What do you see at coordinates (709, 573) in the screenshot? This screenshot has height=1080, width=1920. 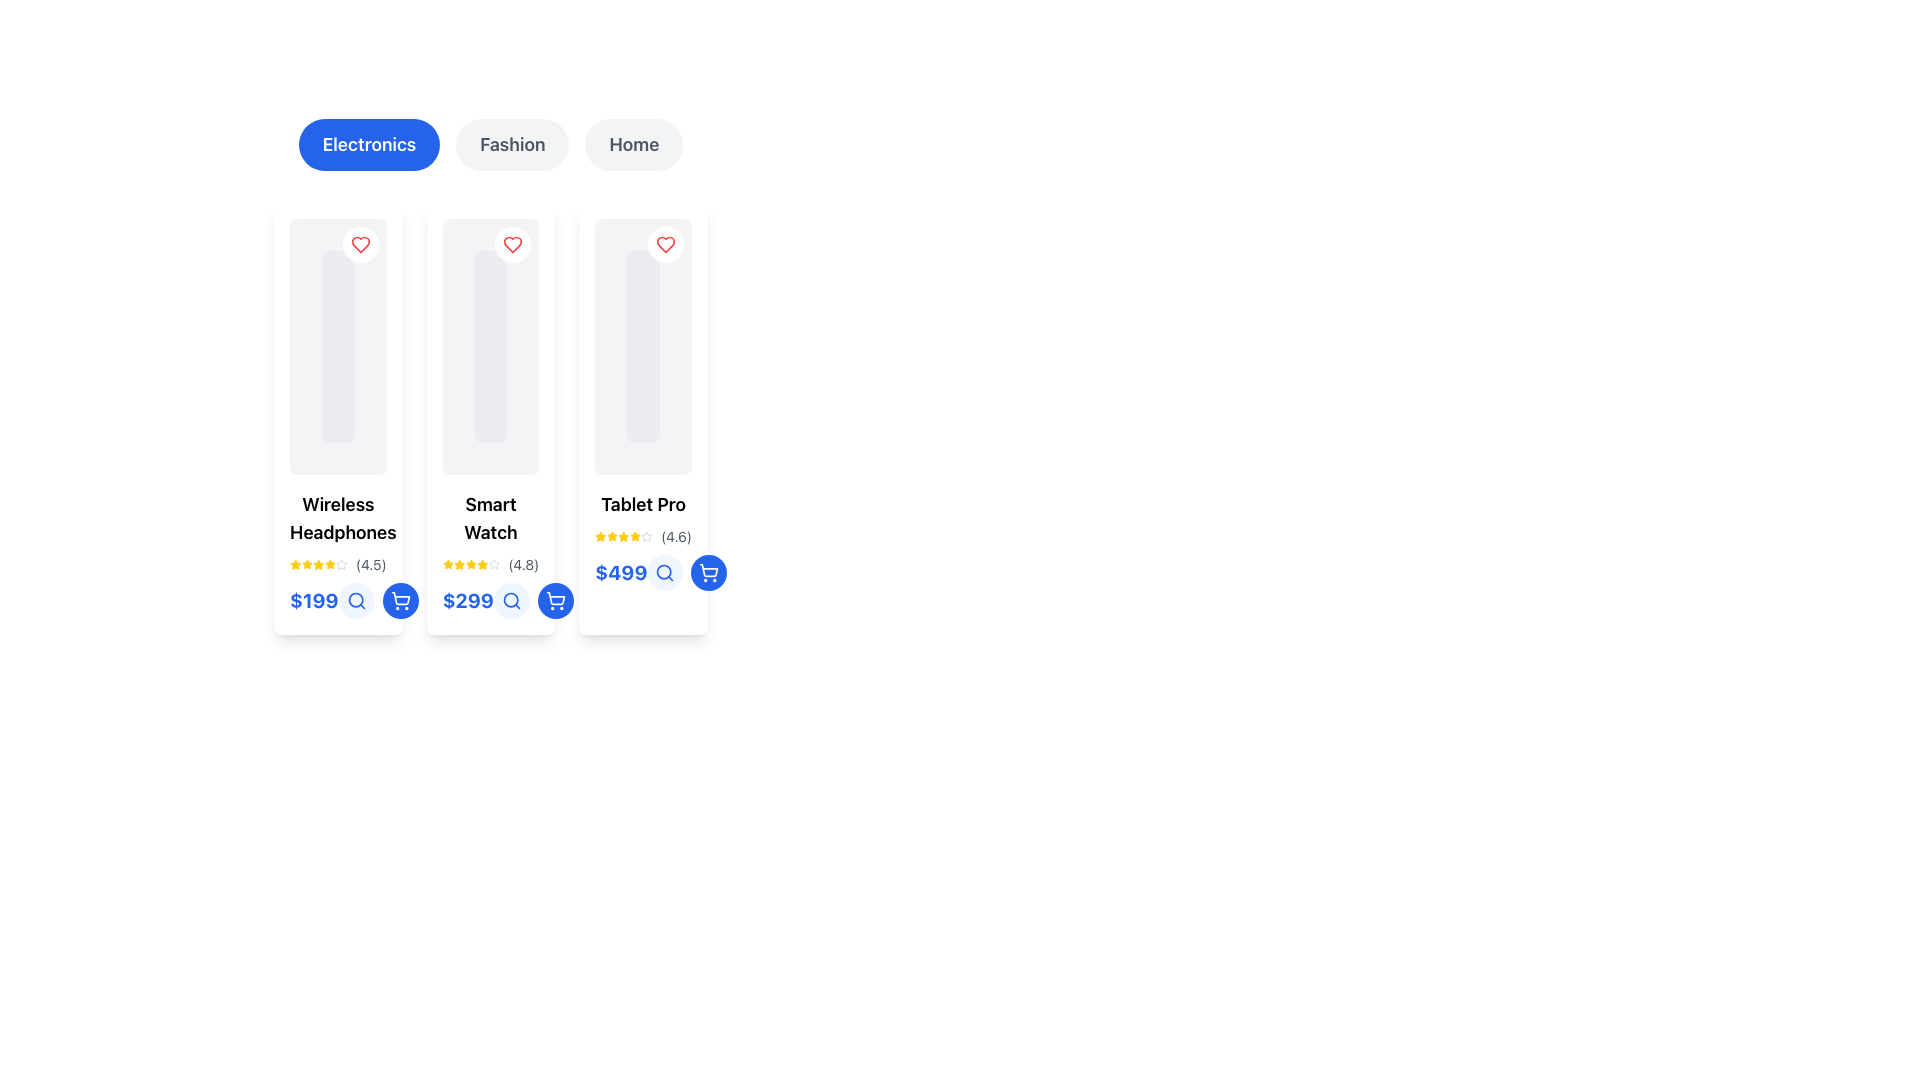 I see `the third shopping cart icon button at the bottom-right corner of the 'Tablet Pro' product card` at bounding box center [709, 573].